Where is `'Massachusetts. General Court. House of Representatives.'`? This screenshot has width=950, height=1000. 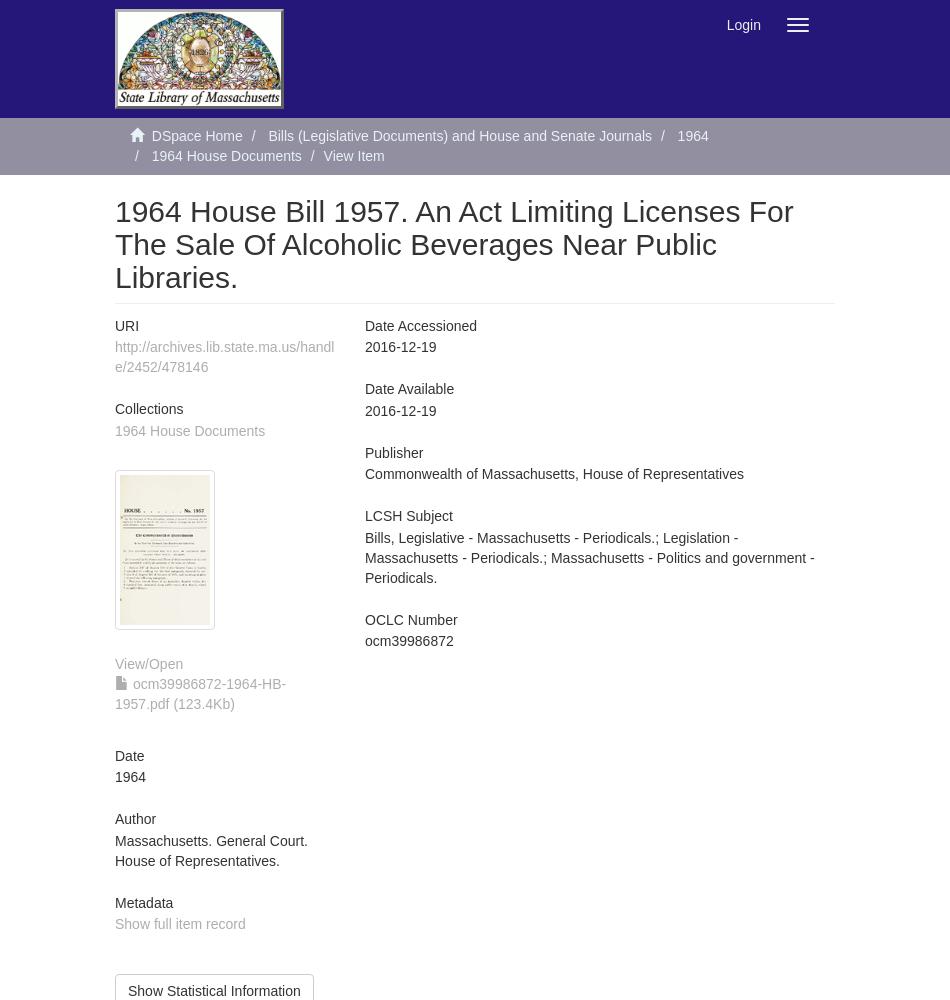 'Massachusetts. General Court. House of Representatives.' is located at coordinates (115, 849).